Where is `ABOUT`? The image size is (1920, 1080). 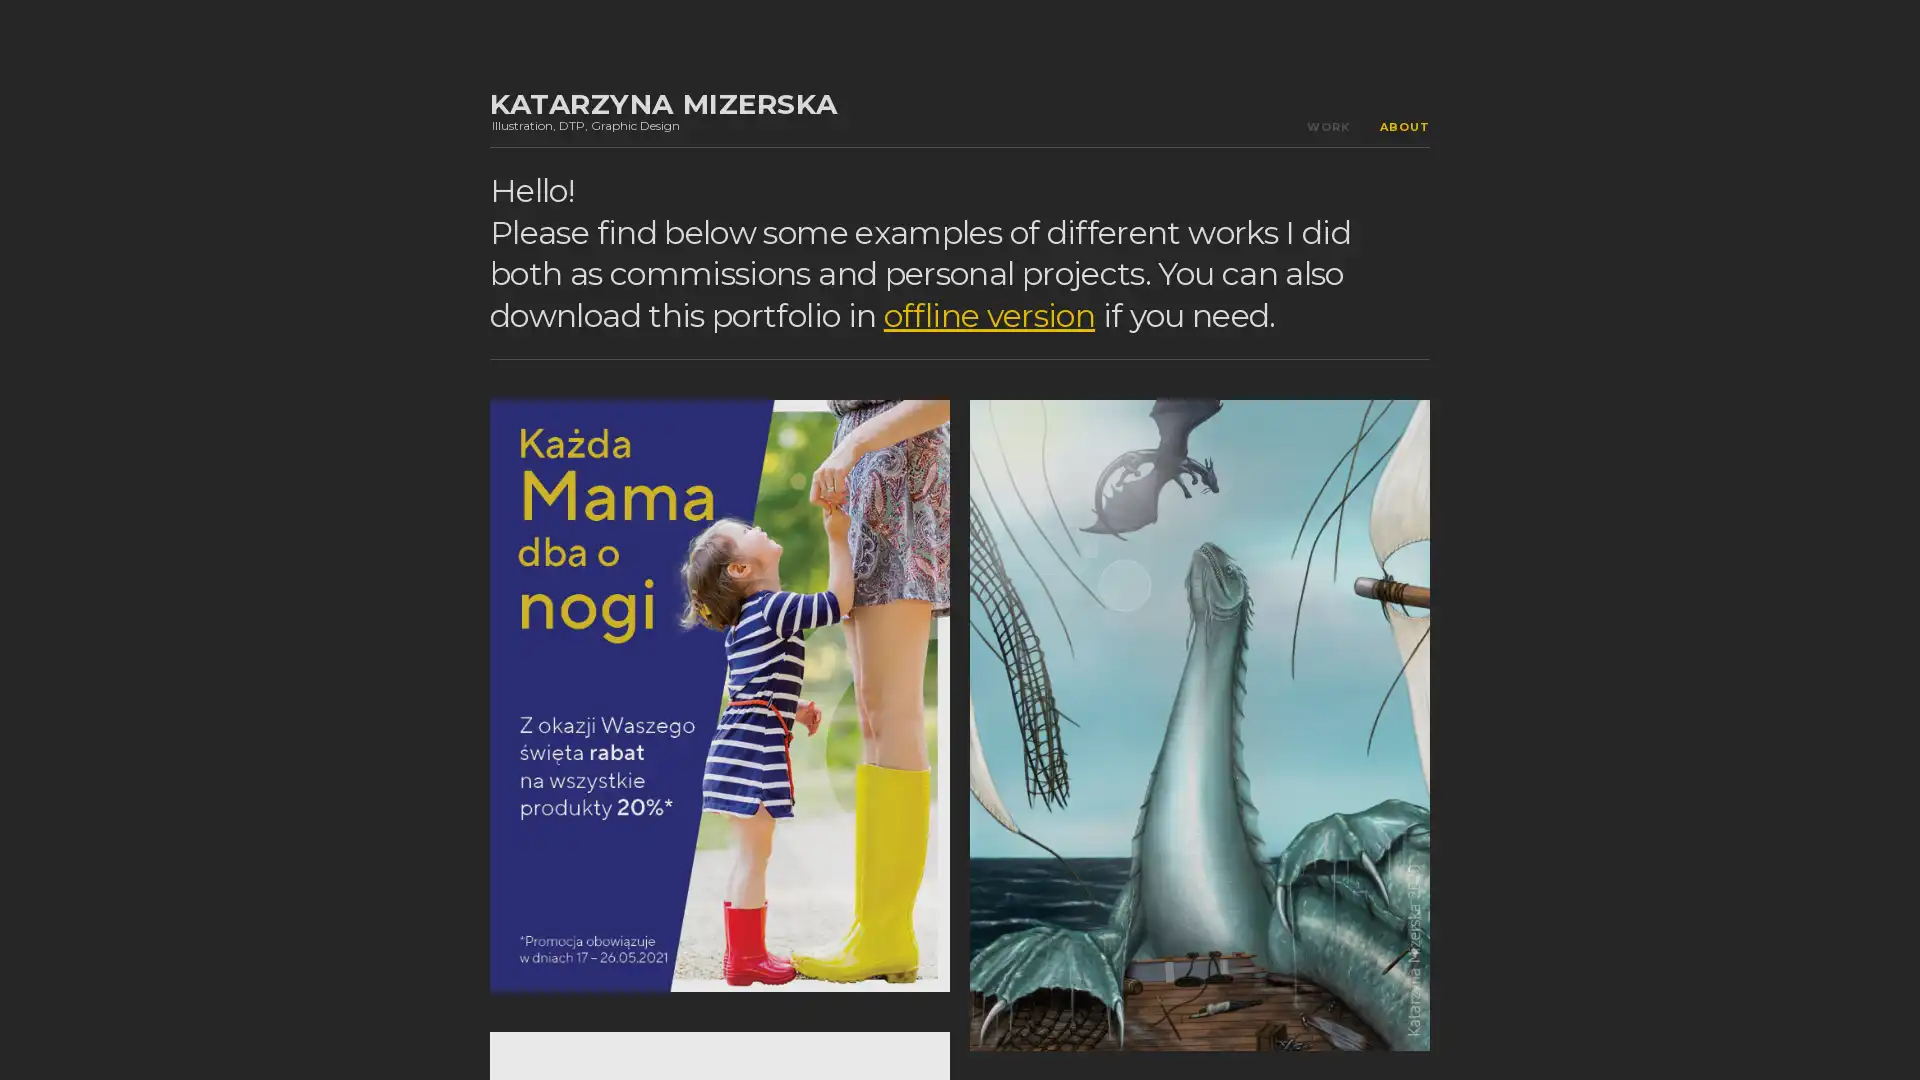 ABOUT is located at coordinates (1404, 127).